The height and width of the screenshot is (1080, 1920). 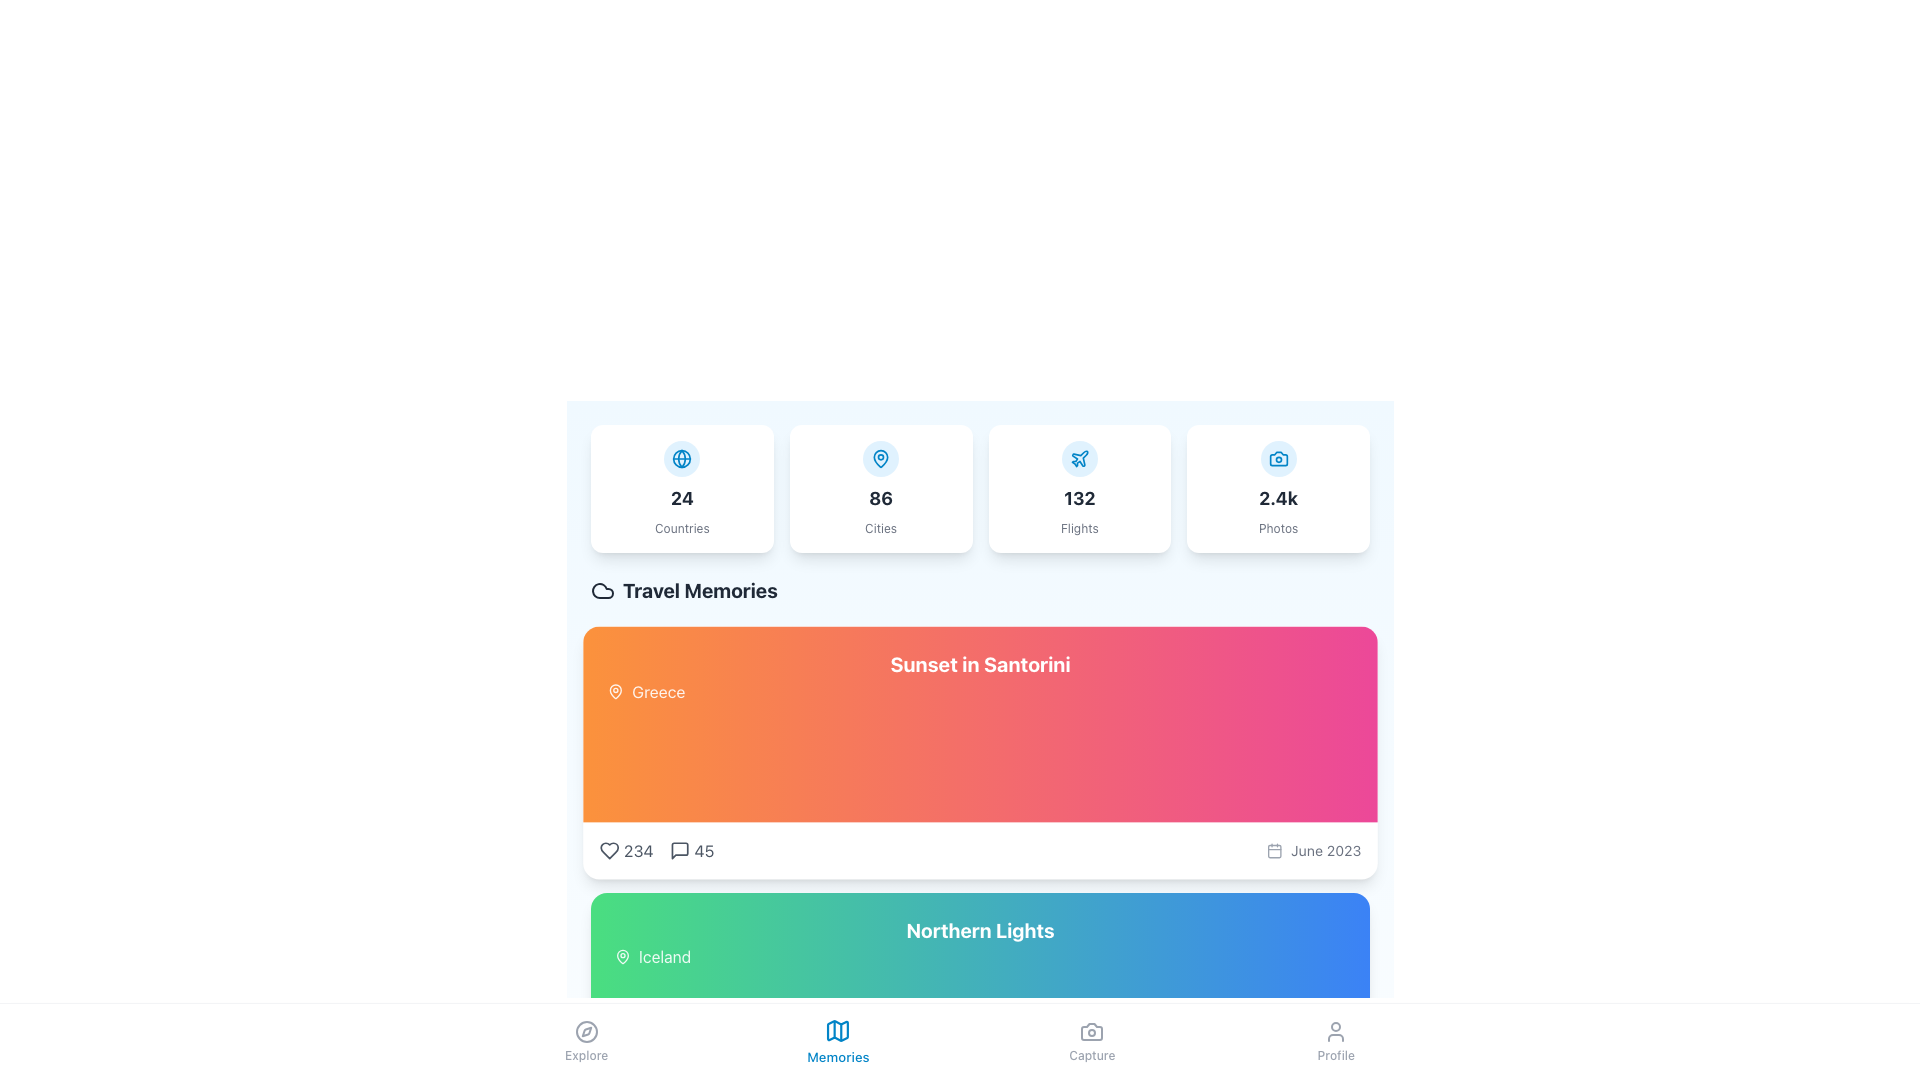 I want to click on the comment icon in the summary for 'Sunset in Santorini', located in the lower control bar next to the comment count, so click(x=680, y=850).